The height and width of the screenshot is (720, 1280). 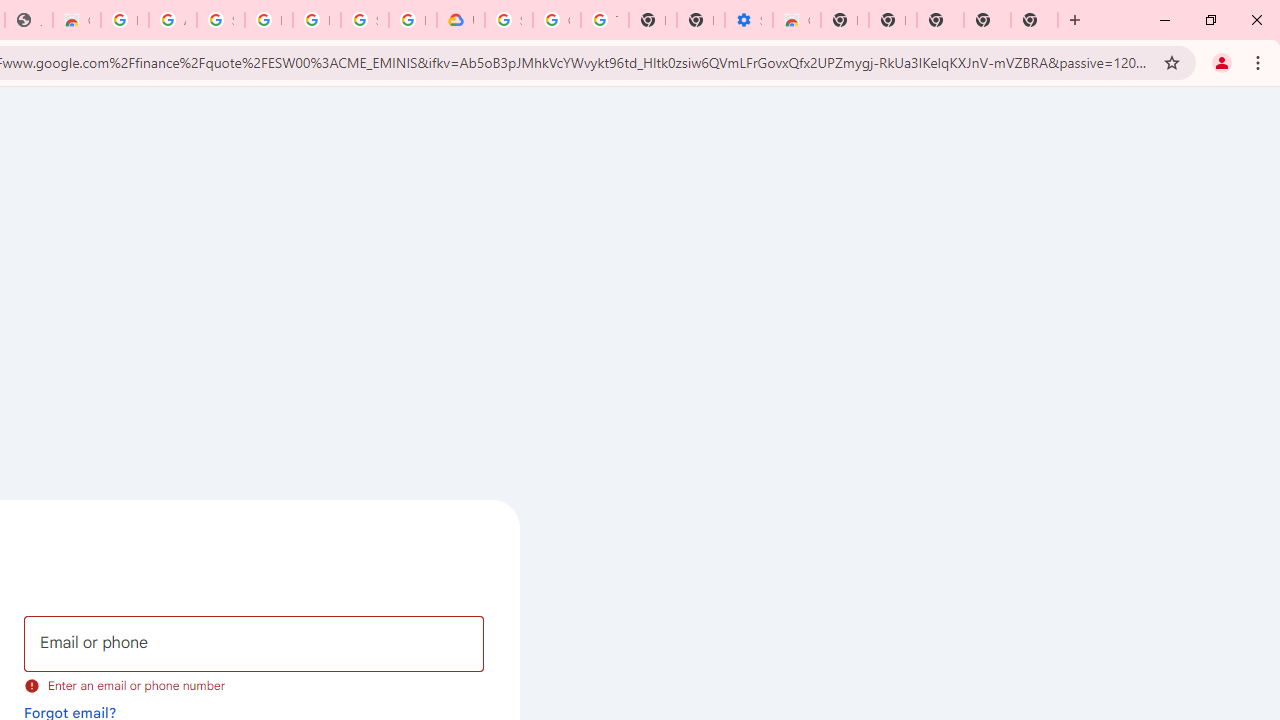 I want to click on 'Sign in - Google Accounts', so click(x=220, y=20).